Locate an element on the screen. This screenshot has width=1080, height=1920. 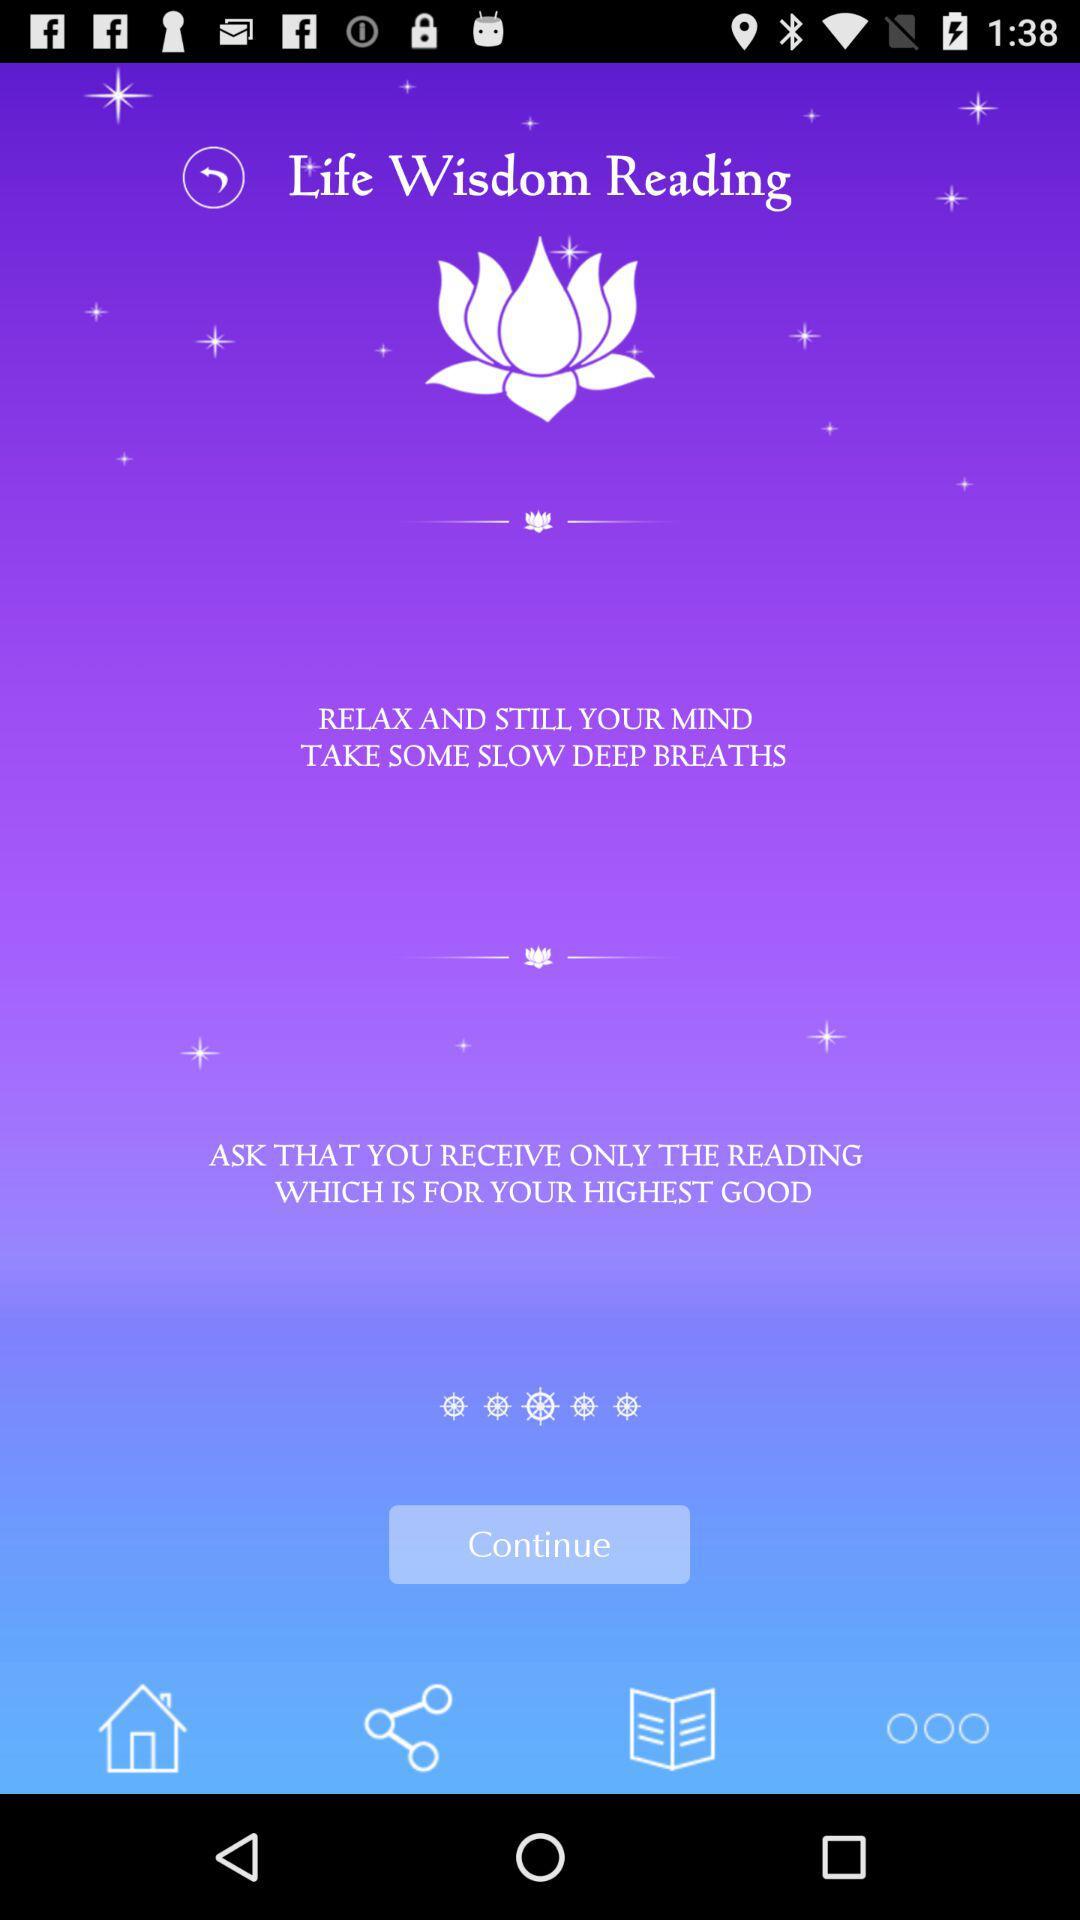
the image above the button continue on the web page is located at coordinates (540, 1405).